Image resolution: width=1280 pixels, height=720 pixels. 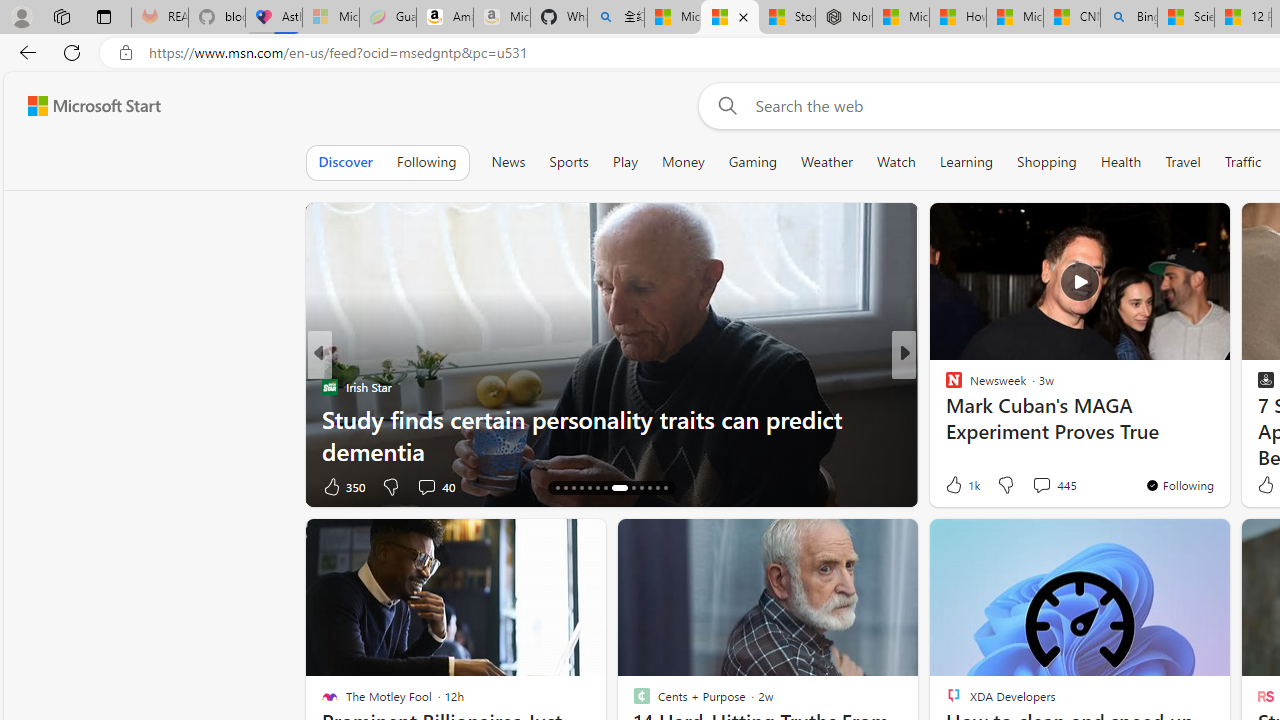 What do you see at coordinates (605, 488) in the screenshot?
I see `'AutomationID: tab-20'` at bounding box center [605, 488].